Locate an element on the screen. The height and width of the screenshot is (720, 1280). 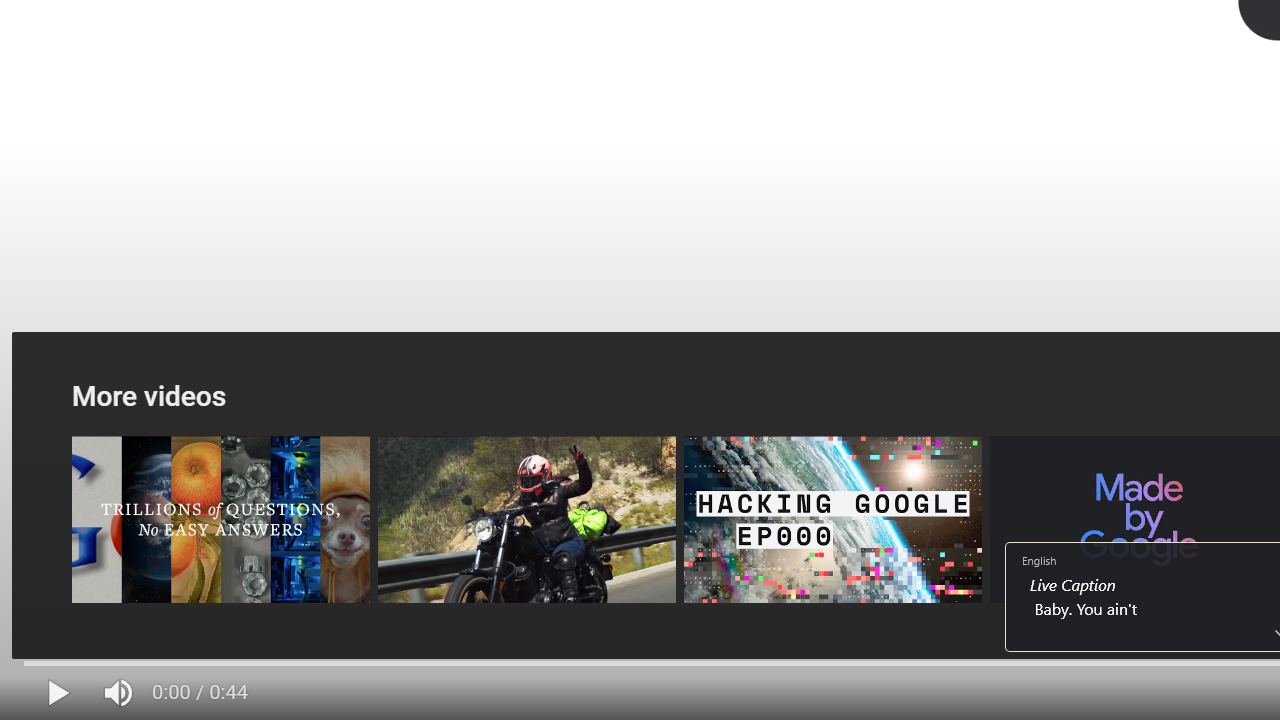
'Mute (m)' is located at coordinates (119, 692).